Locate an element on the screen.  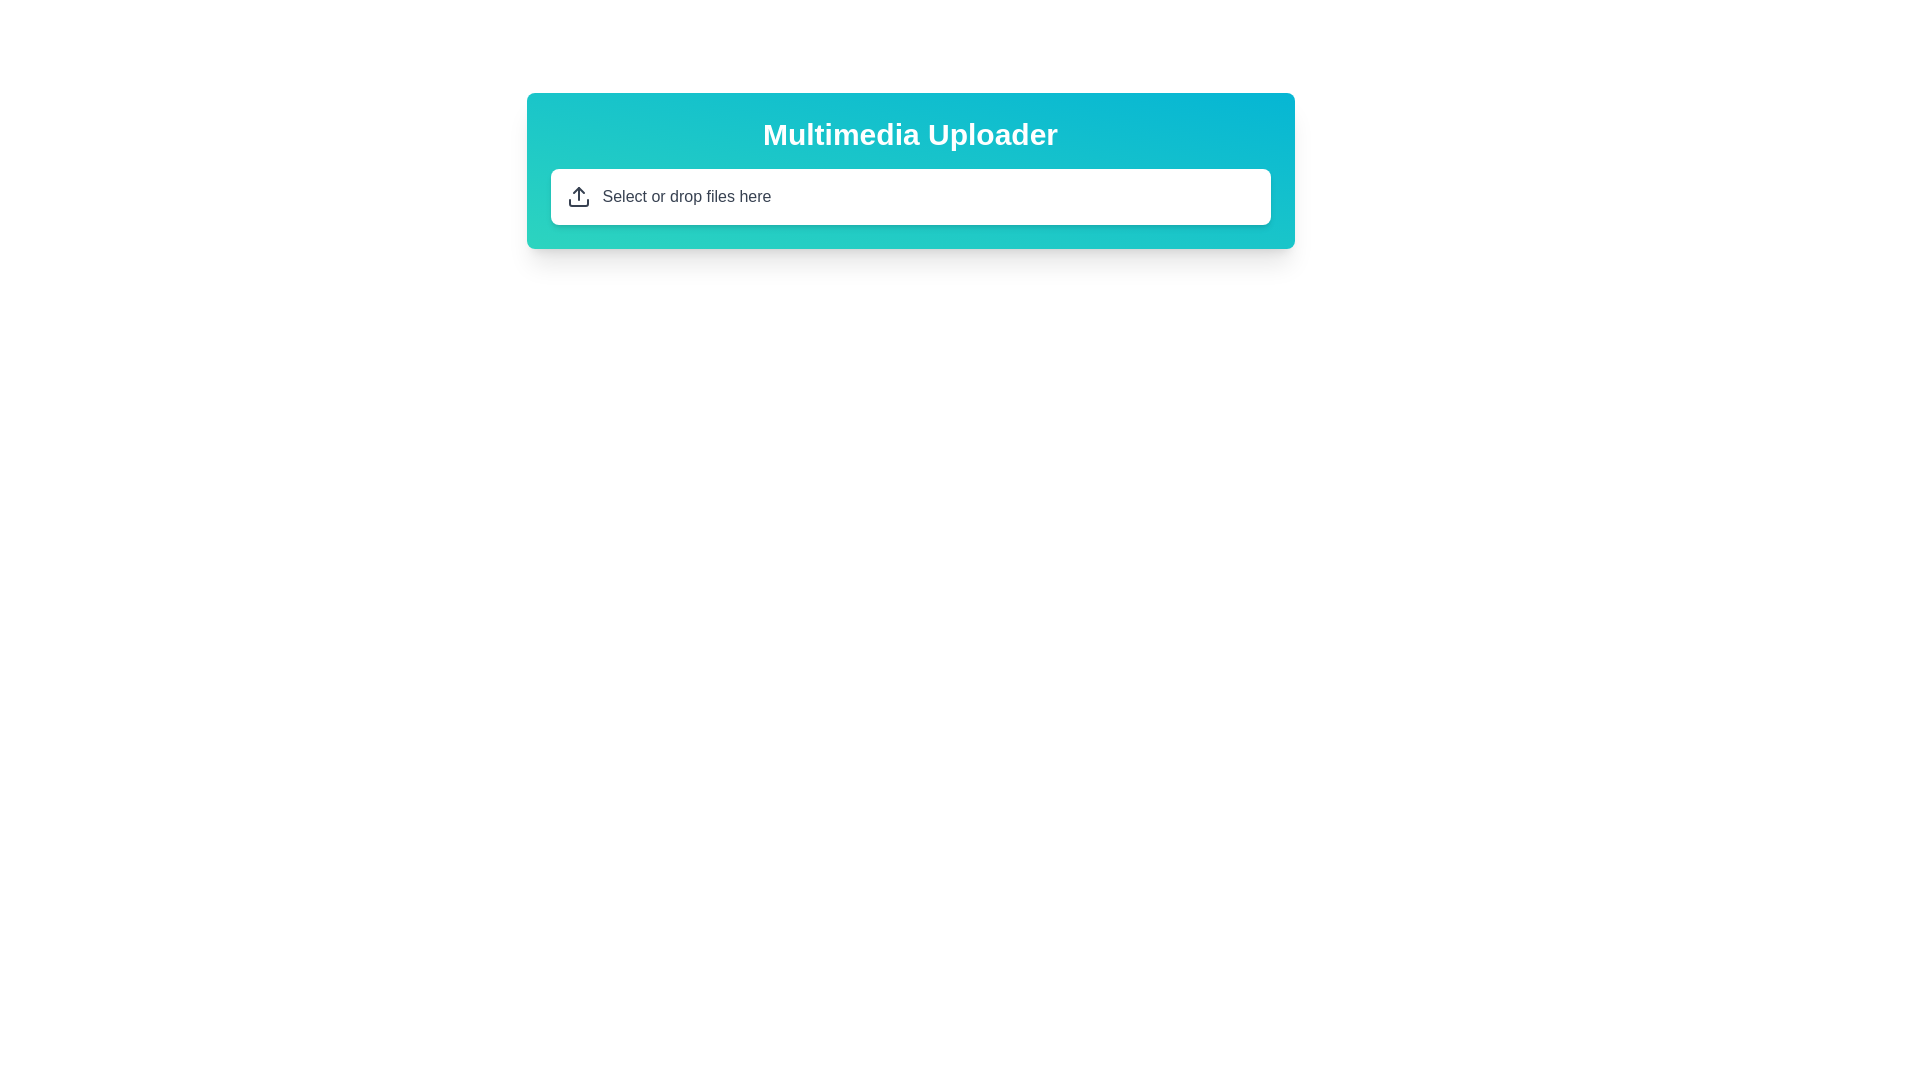
the static text label that prompts the user to click or drag-and-drop files, located to the right of the upload icon under the 'Multimedia Uploader' header is located at coordinates (686, 196).